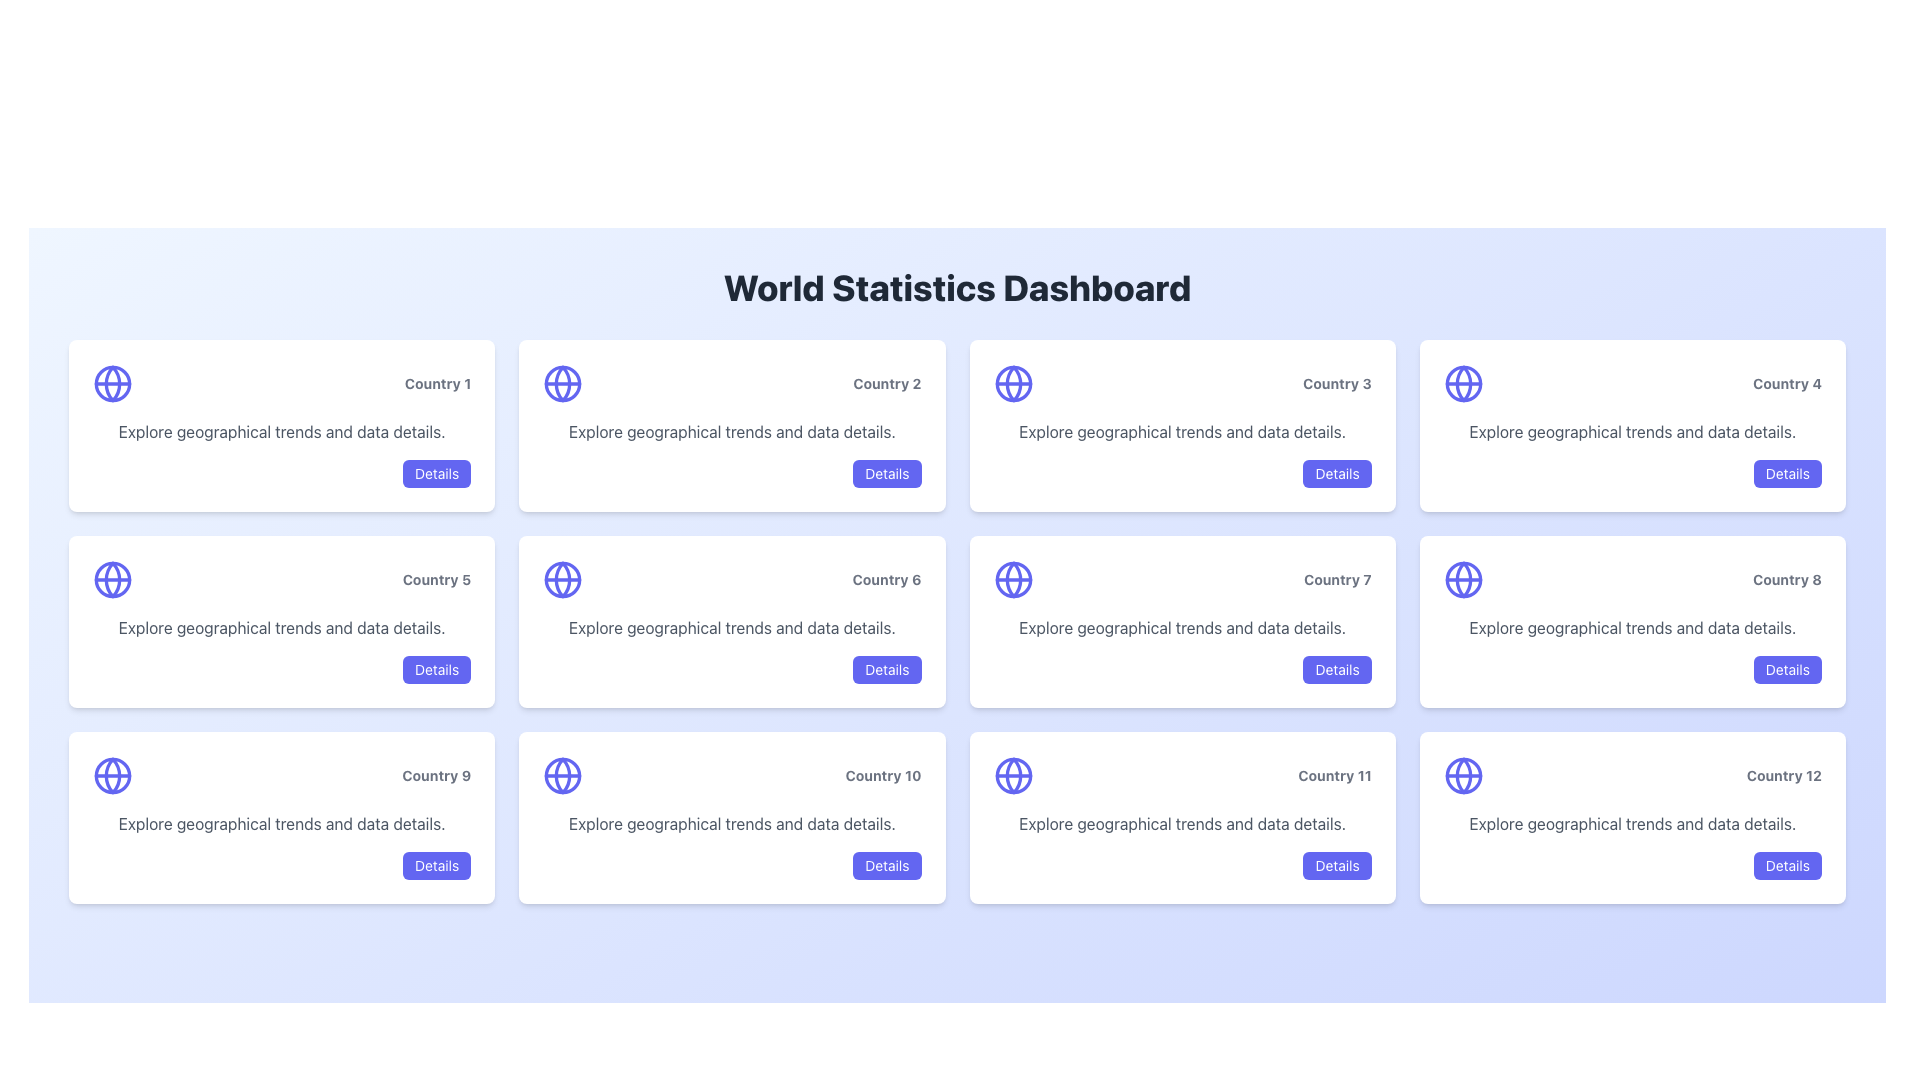 The width and height of the screenshot is (1920, 1080). What do you see at coordinates (281, 620) in the screenshot?
I see `displayed content of the interactive card for 'Country 5', which is positioned in the second row, first column of the grid layout` at bounding box center [281, 620].